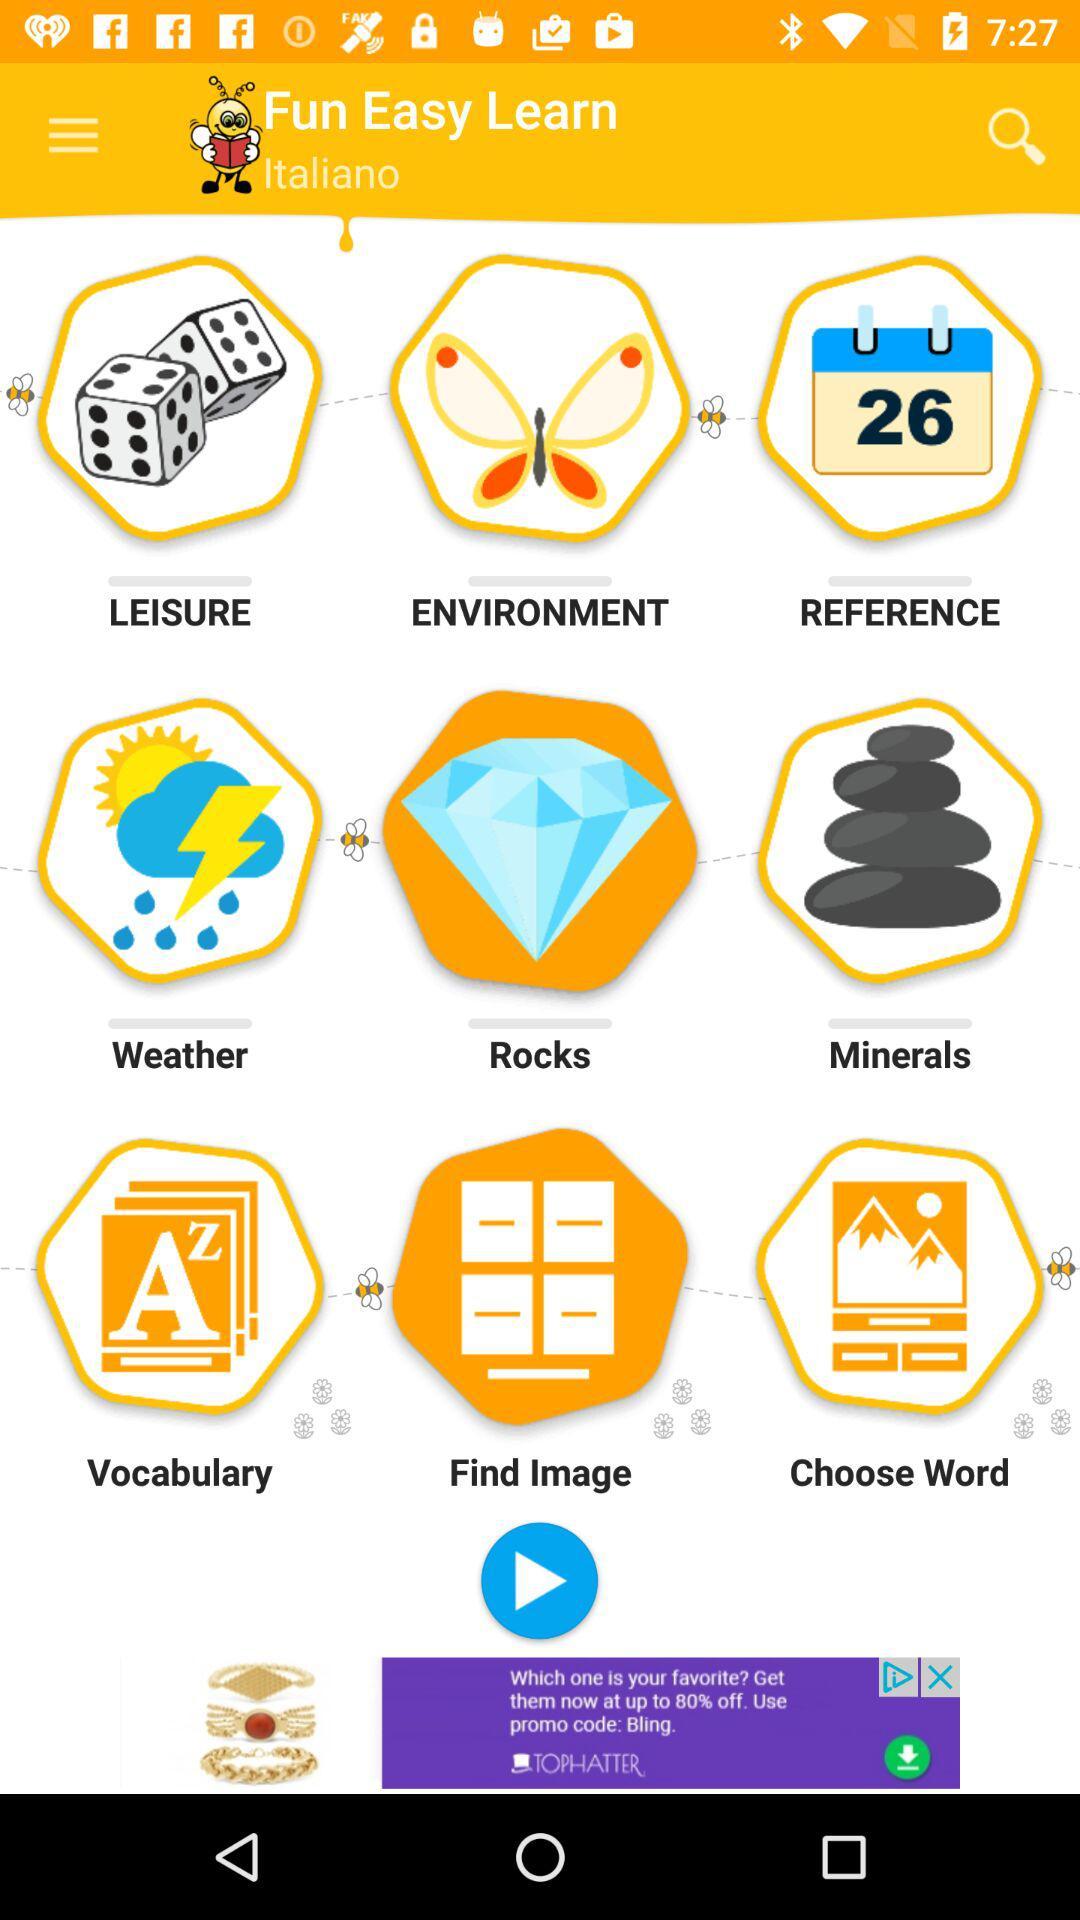 This screenshot has width=1080, height=1920. Describe the element at coordinates (540, 1722) in the screenshot. I see `advertisement` at that location.